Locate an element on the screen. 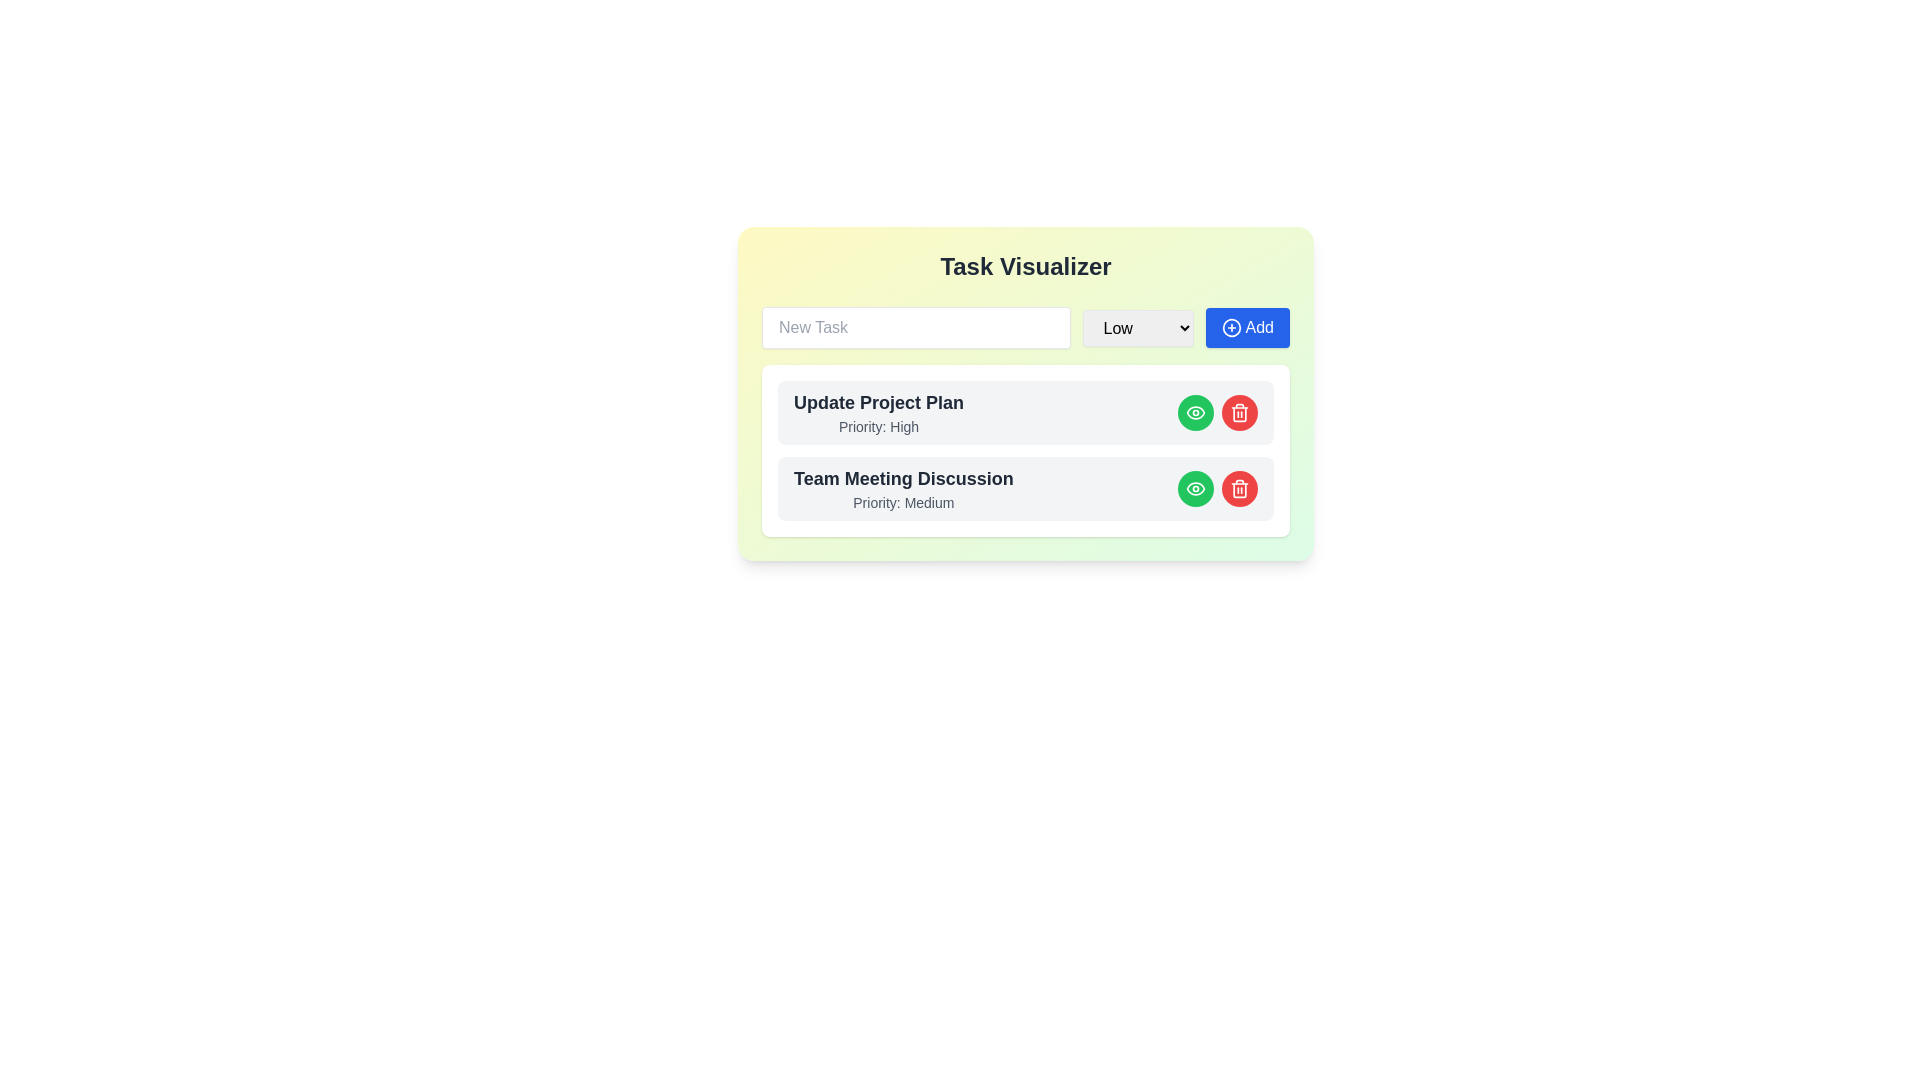 The height and width of the screenshot is (1080, 1920). the delete icon button is located at coordinates (1238, 411).